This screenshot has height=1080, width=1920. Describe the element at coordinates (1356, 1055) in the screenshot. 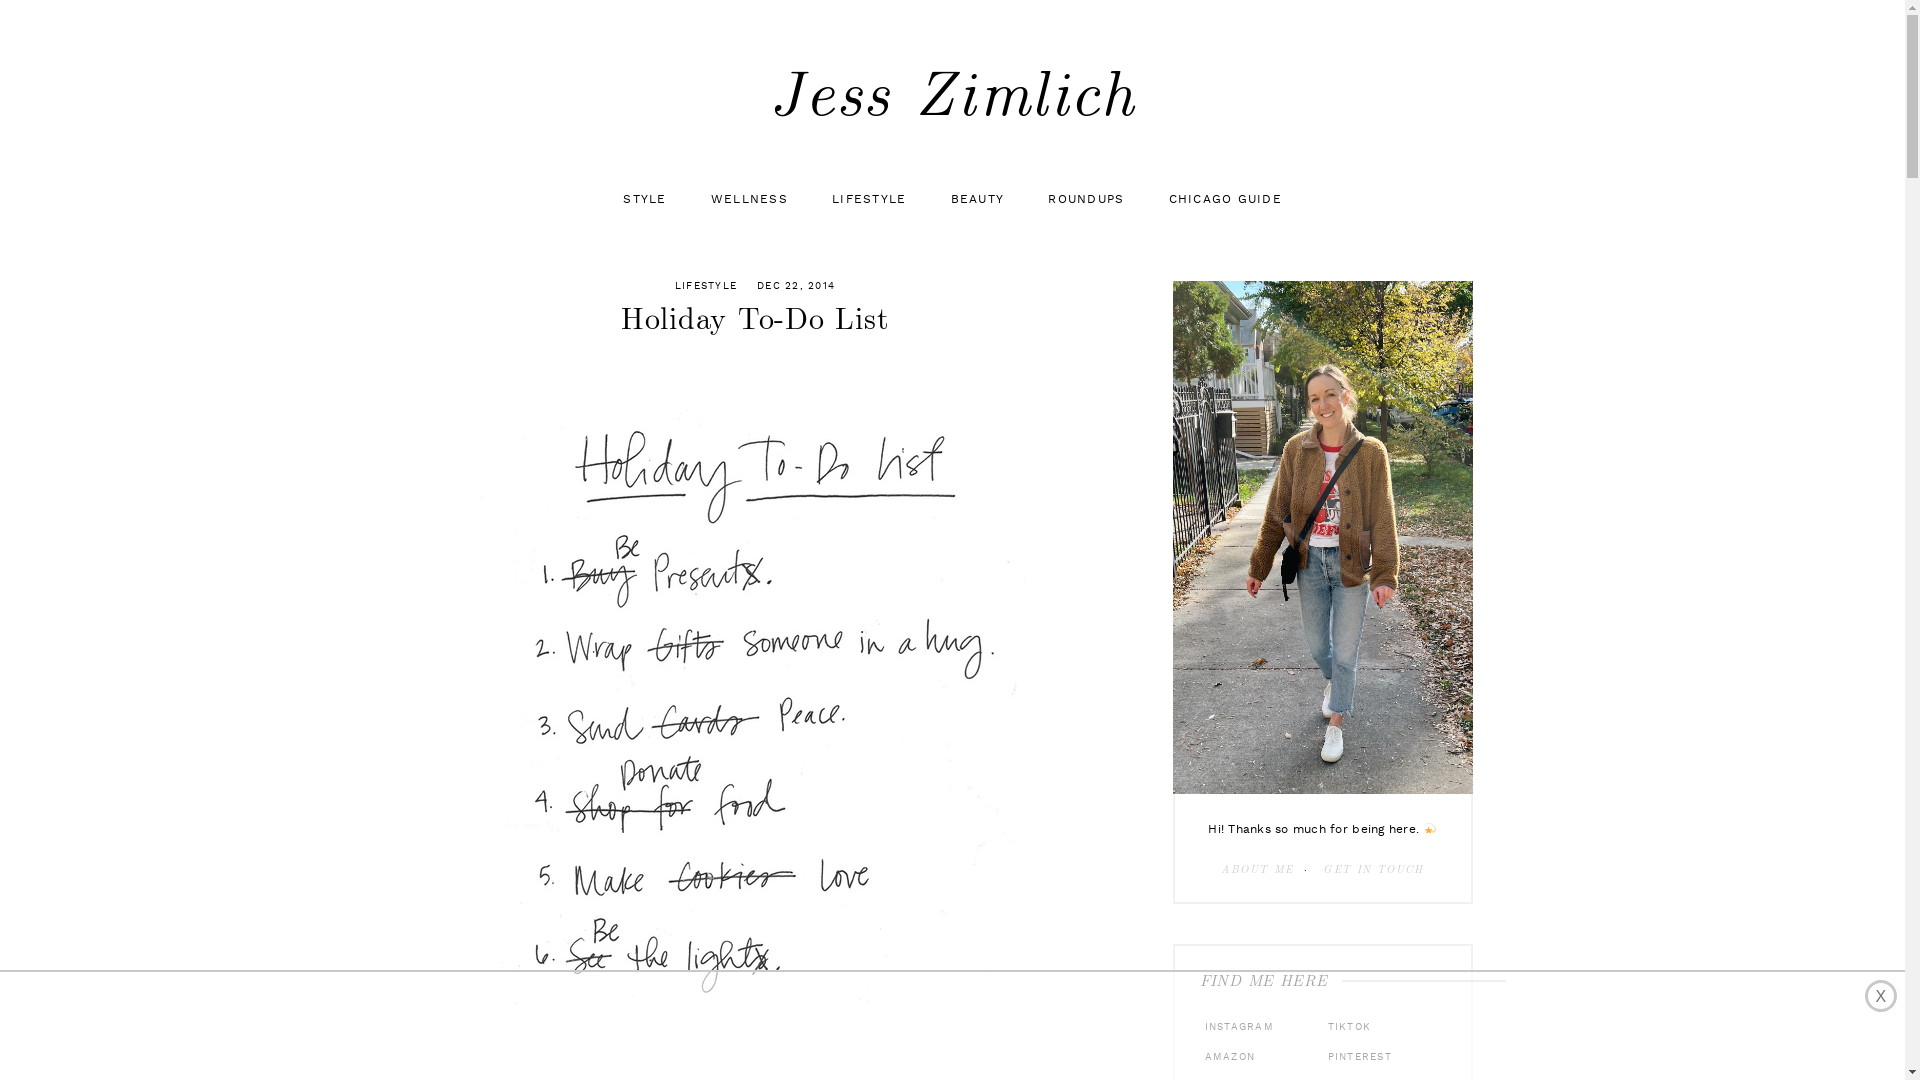

I see `'PINTEREST'` at that location.